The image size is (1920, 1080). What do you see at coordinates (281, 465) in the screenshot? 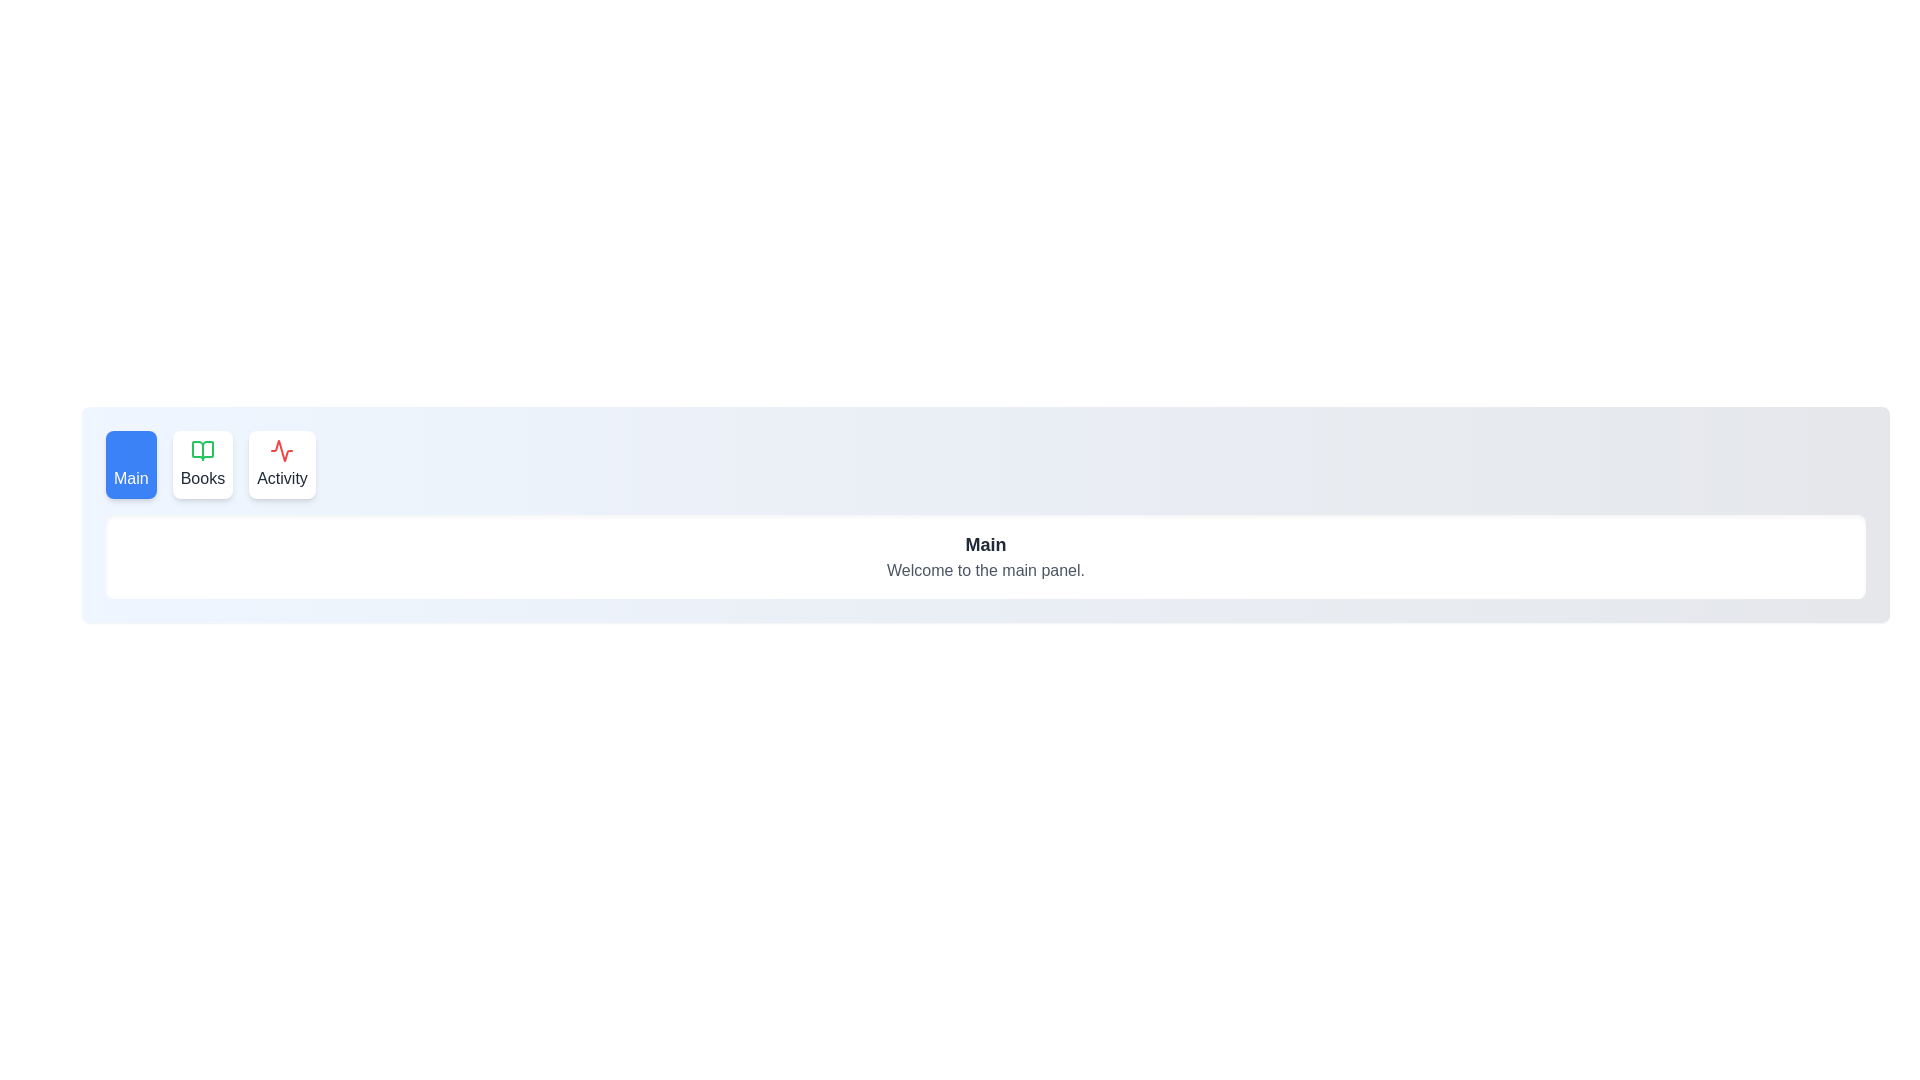
I see `the tab labeled Activity` at bounding box center [281, 465].